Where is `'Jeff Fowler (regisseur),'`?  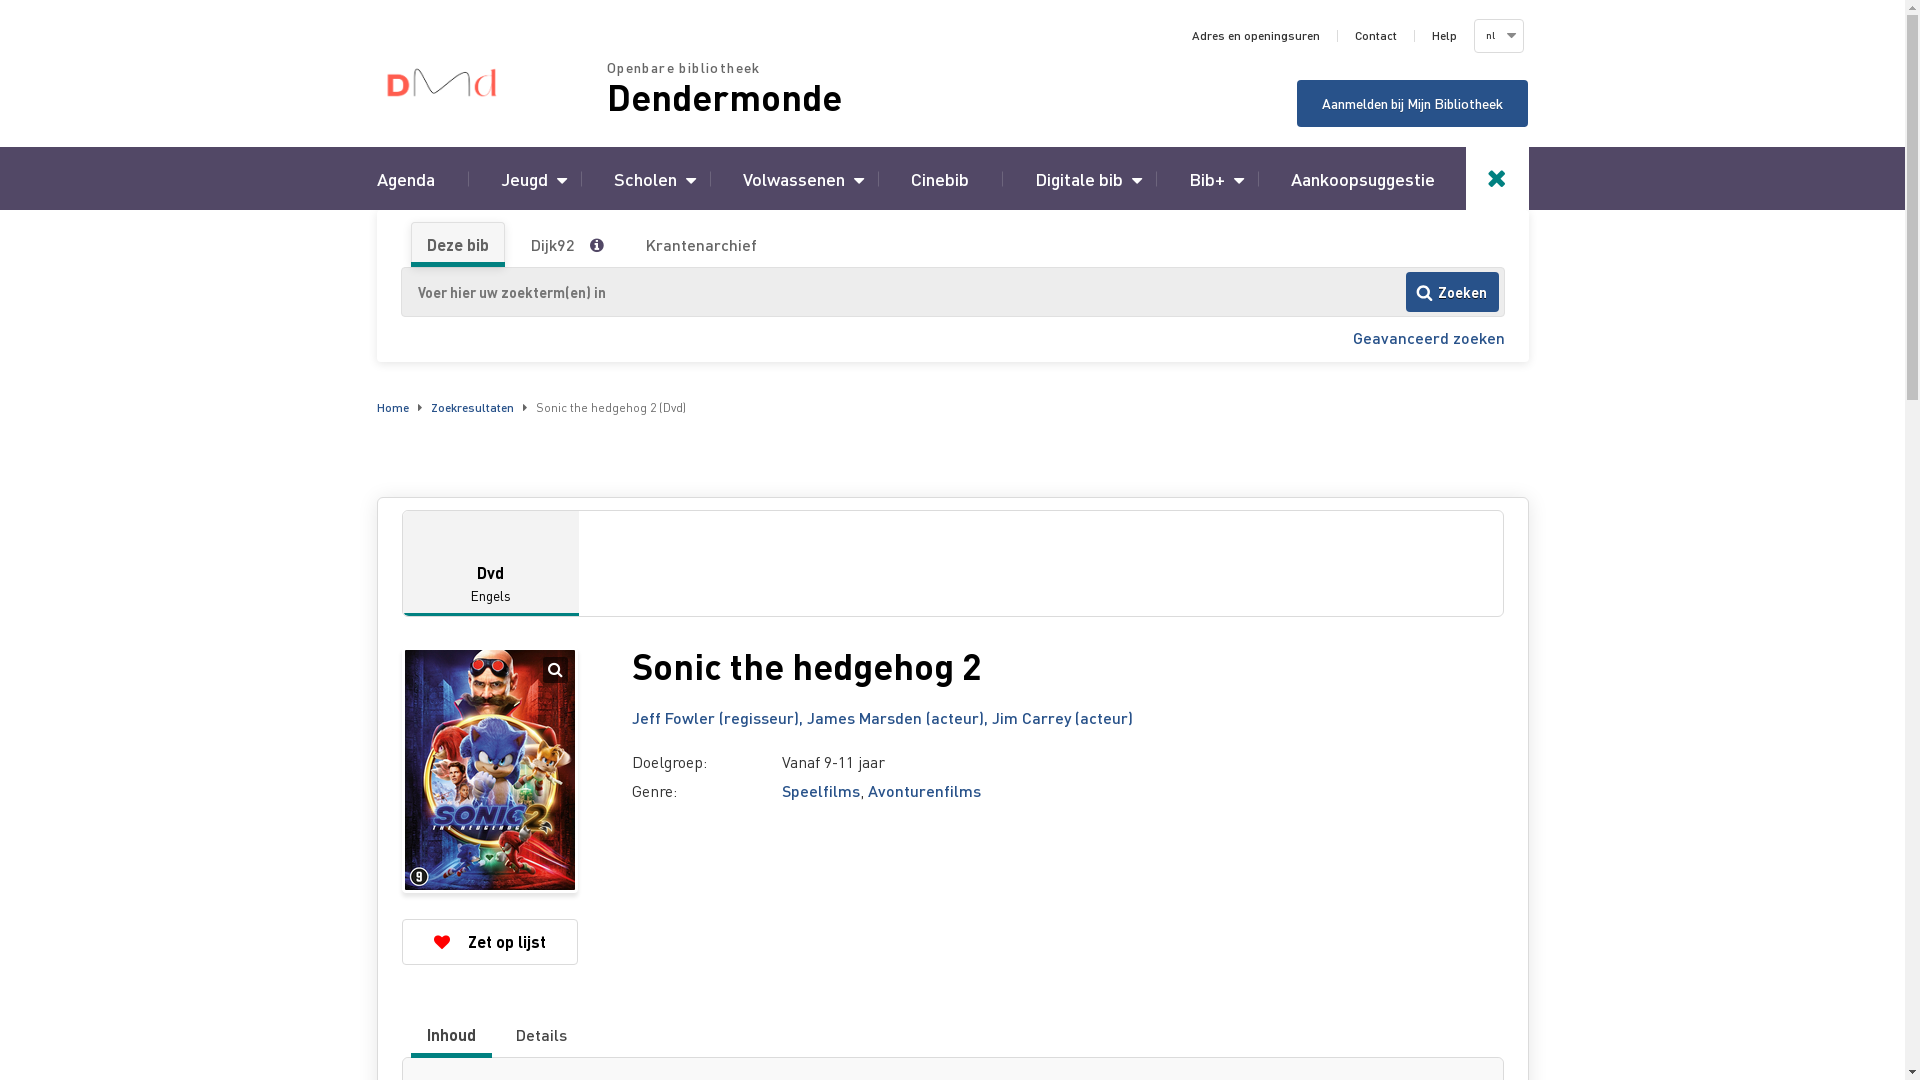 'Jeff Fowler (regisseur),' is located at coordinates (719, 716).